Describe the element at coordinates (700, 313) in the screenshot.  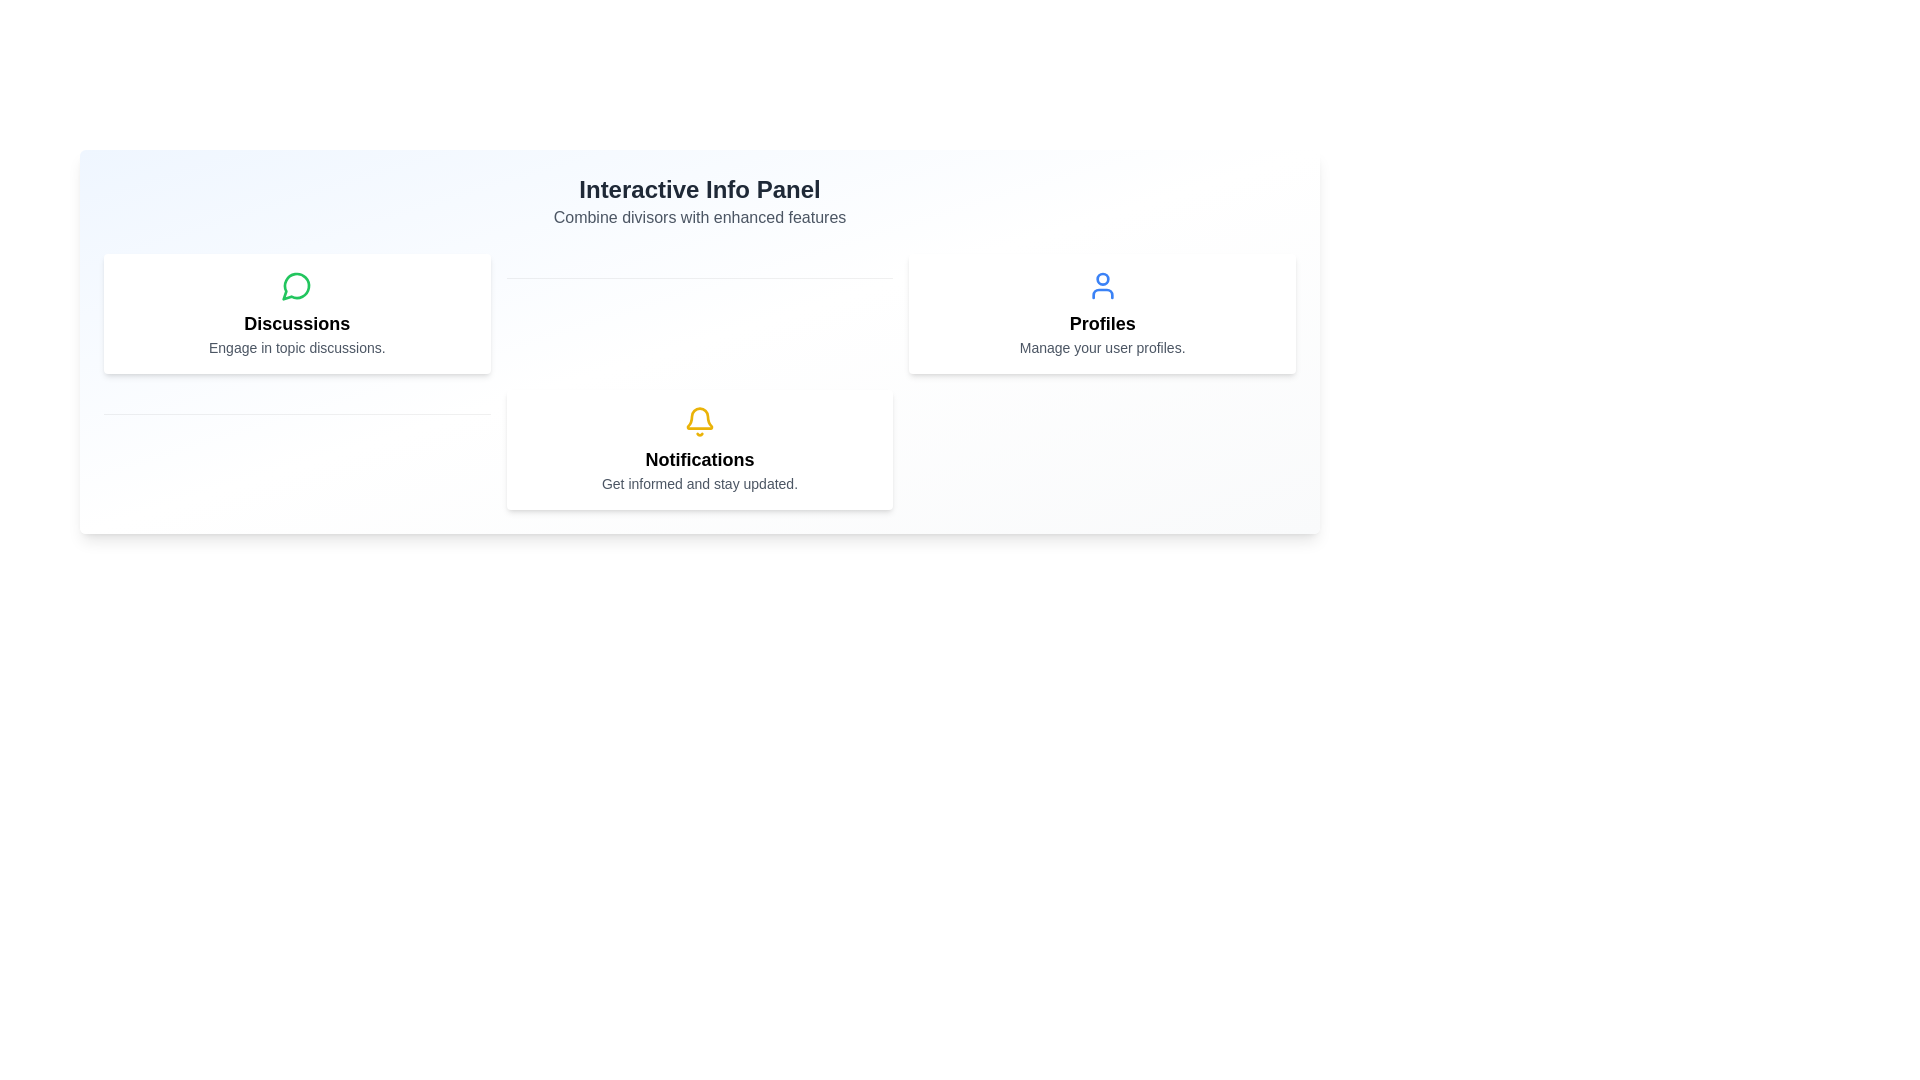
I see `the slim horizontal separator line that divides the 'Discussions' and 'Profiles' sections from the 'Notifications' section` at that location.